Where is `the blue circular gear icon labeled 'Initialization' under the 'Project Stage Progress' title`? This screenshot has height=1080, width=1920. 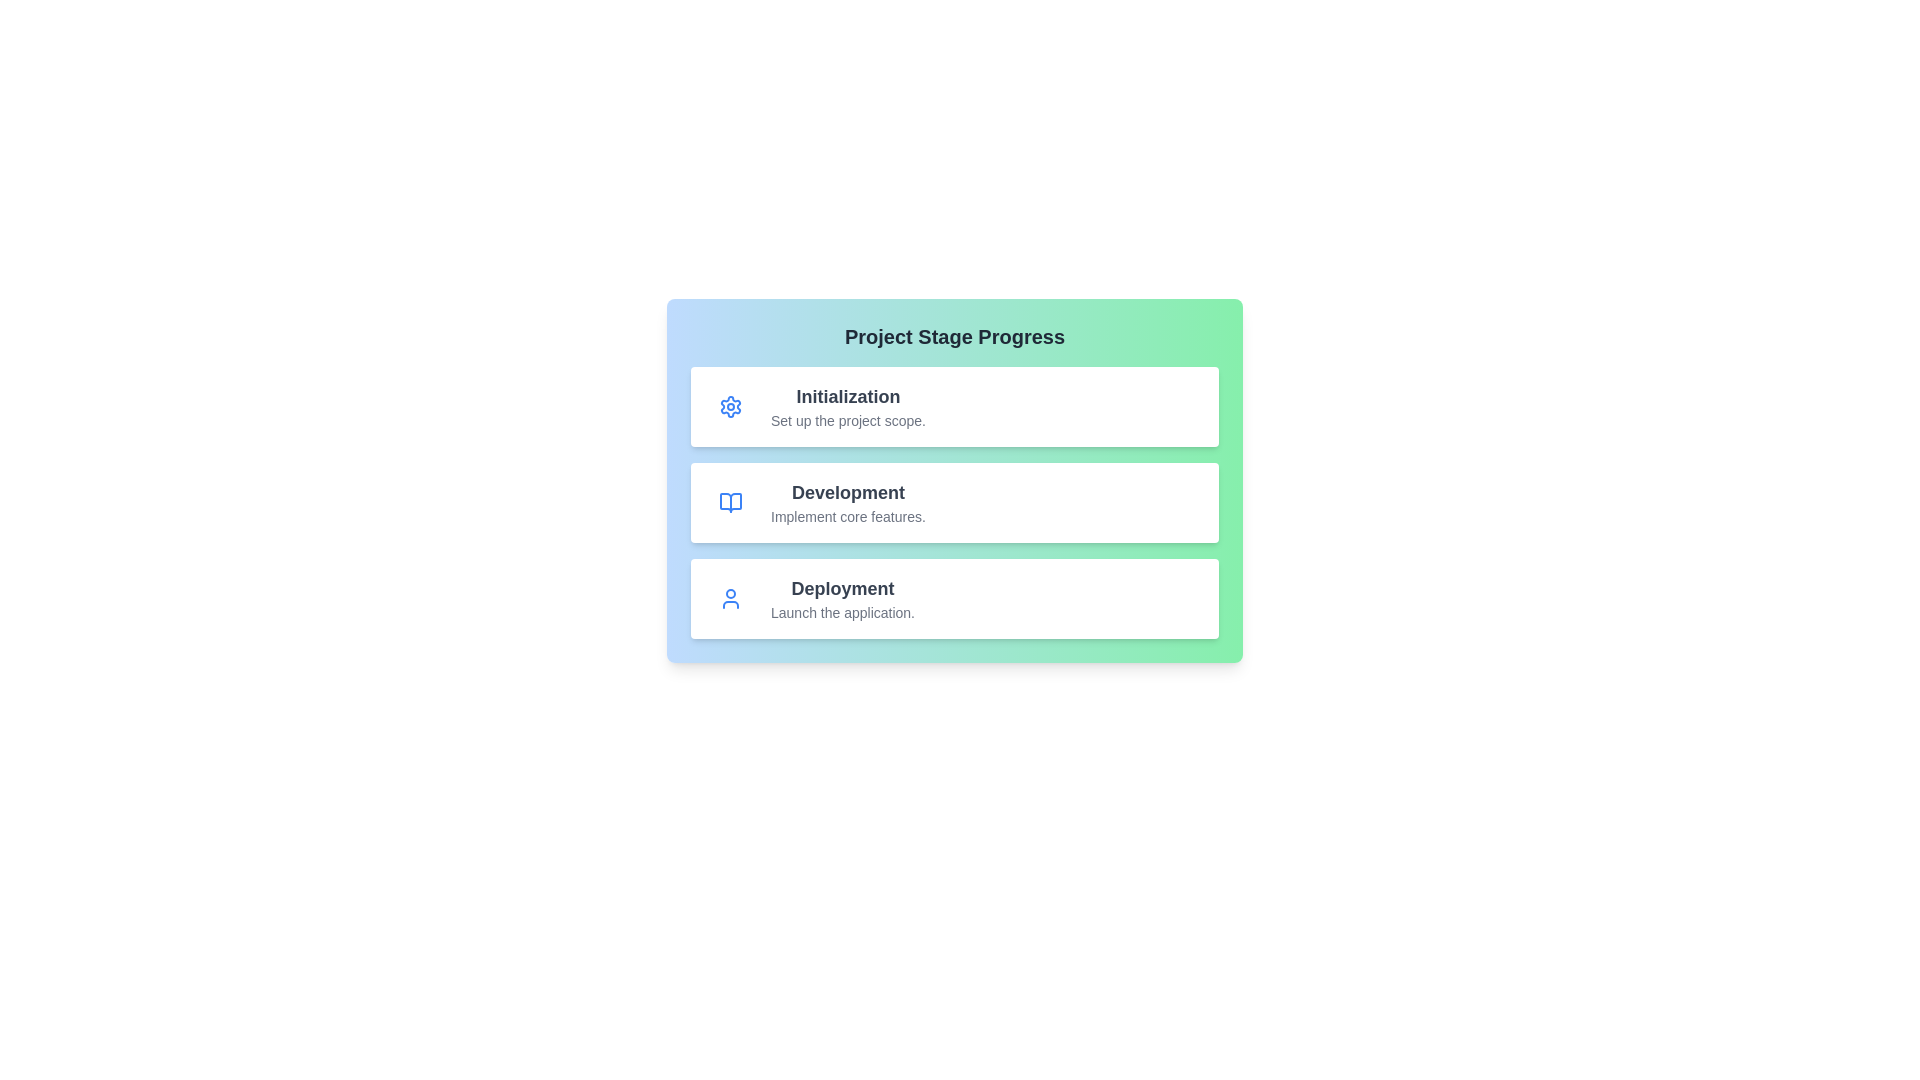 the blue circular gear icon labeled 'Initialization' under the 'Project Stage Progress' title is located at coordinates (729, 406).